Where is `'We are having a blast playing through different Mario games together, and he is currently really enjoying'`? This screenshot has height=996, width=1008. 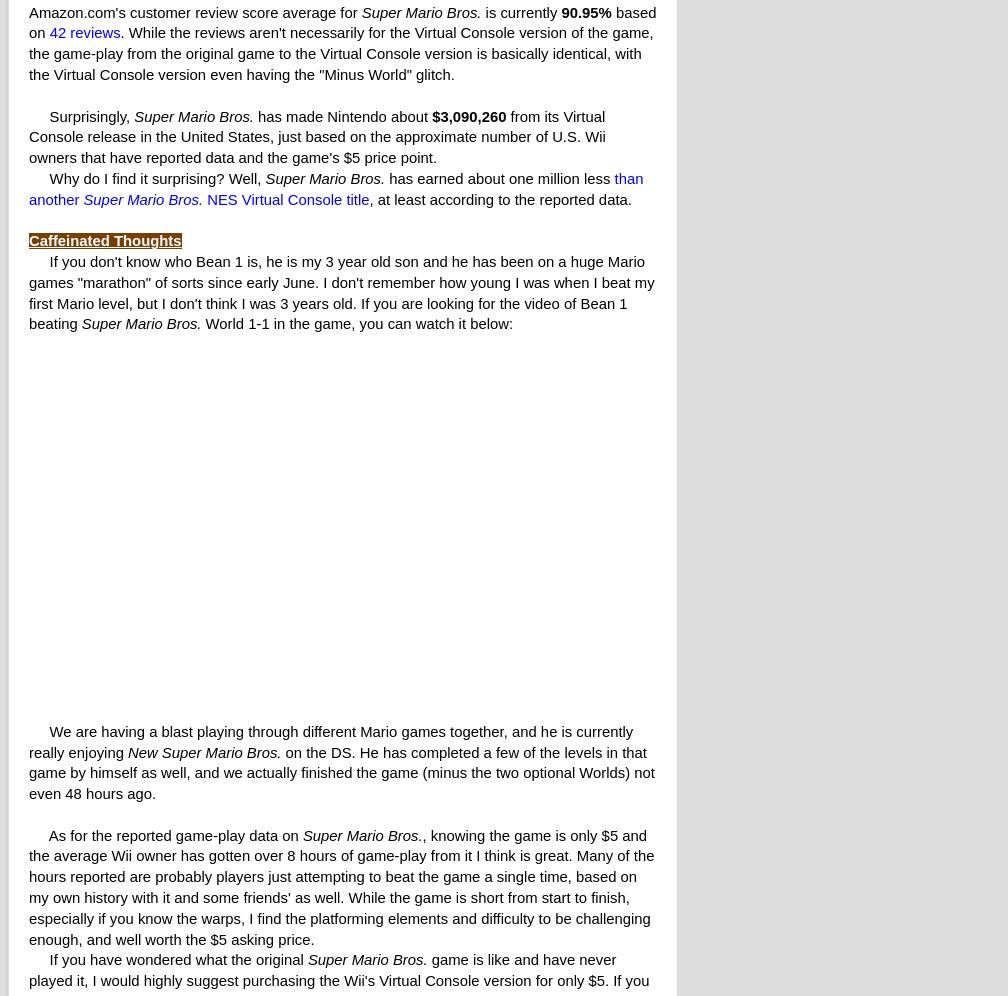
'We are having a blast playing through different Mario games together, and he is currently really enjoying' is located at coordinates (331, 740).